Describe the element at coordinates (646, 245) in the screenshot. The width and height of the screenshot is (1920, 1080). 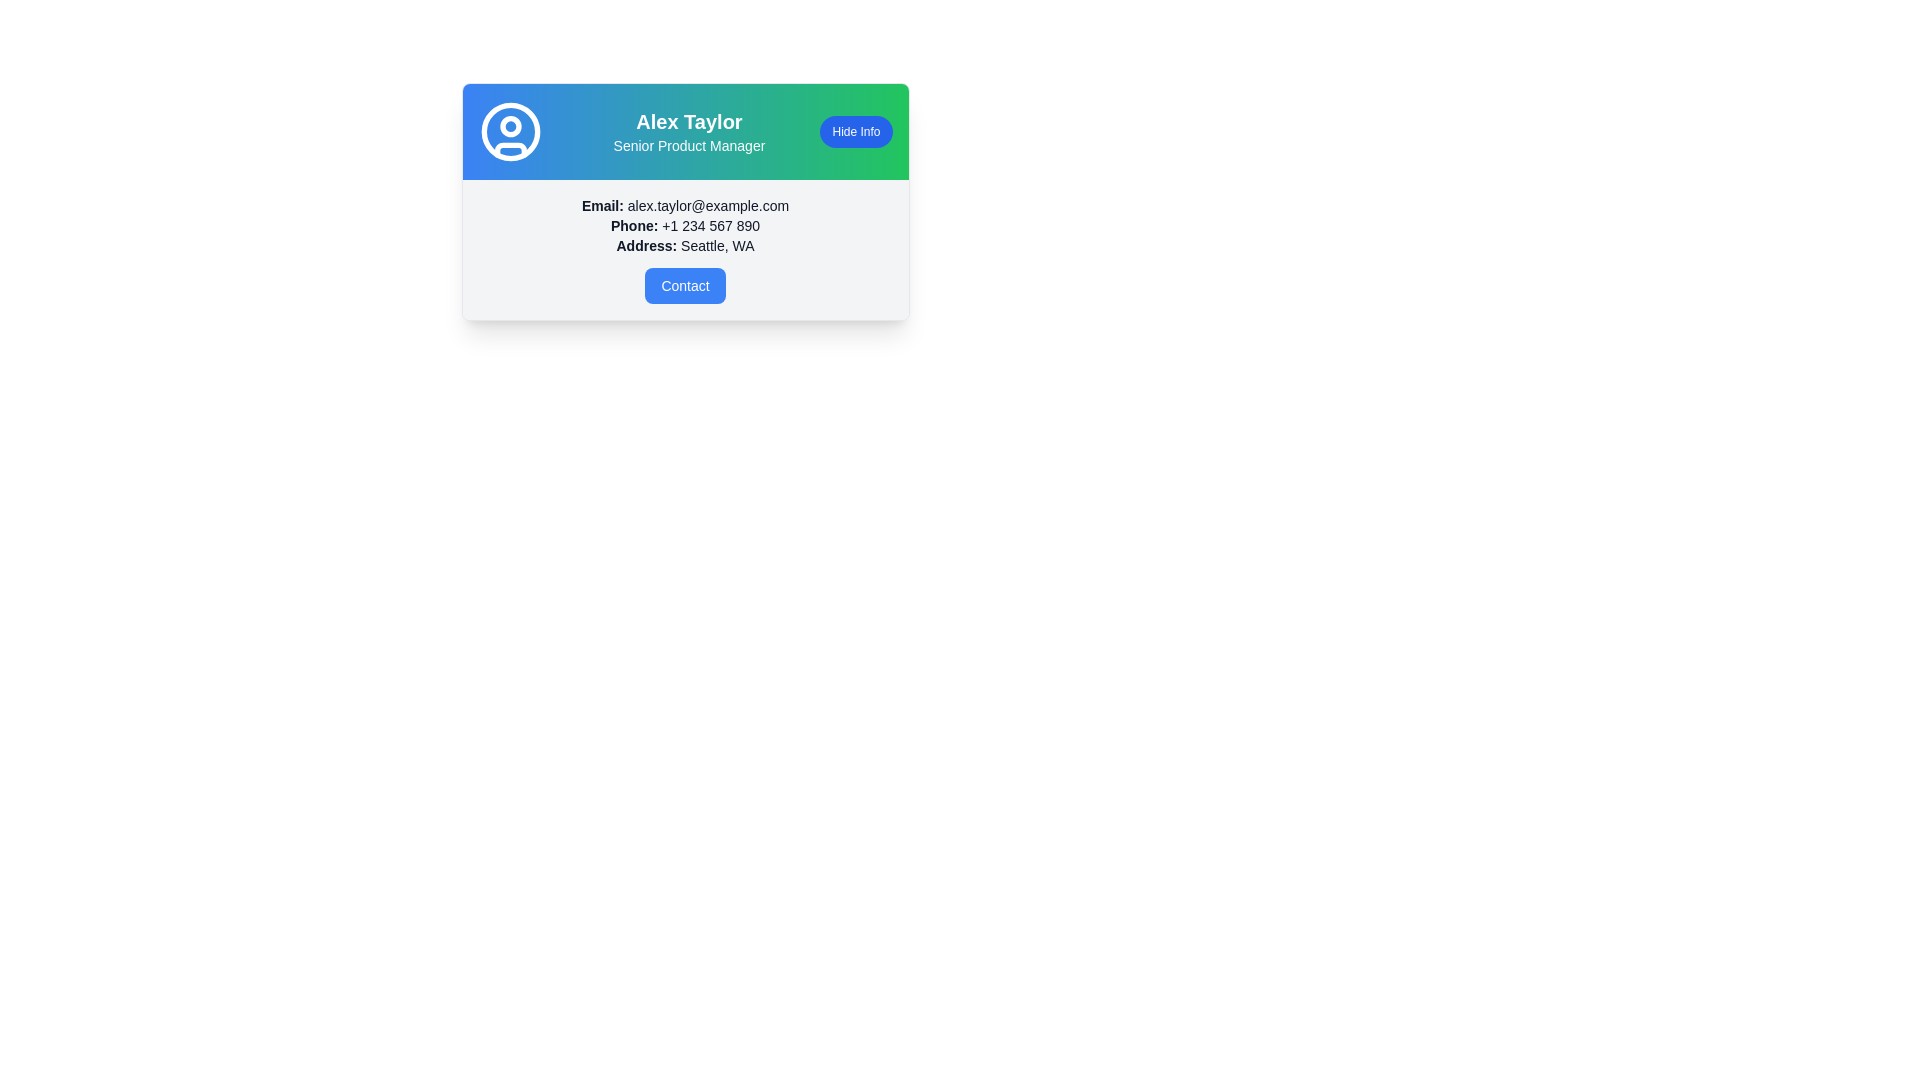
I see `the Text Label displaying 'Address:'` at that location.